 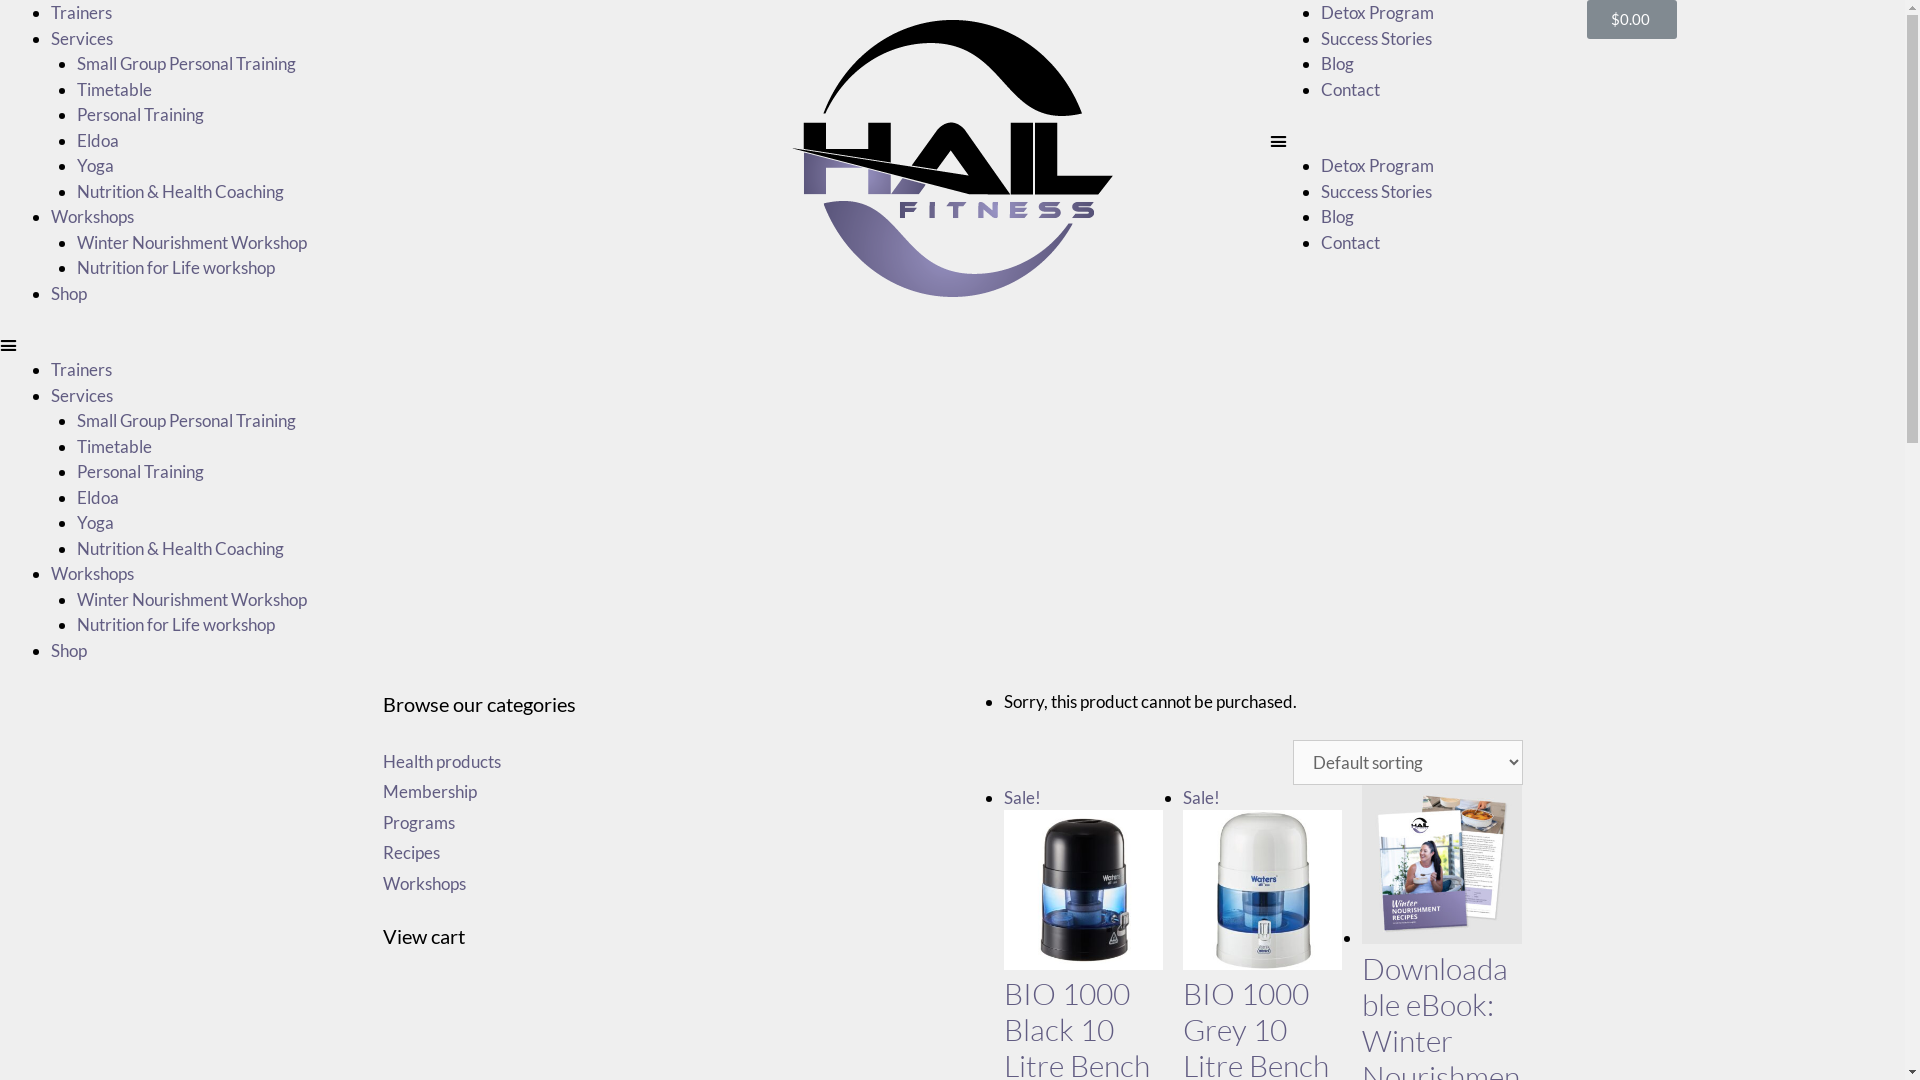 I want to click on 'Contact', so click(x=1320, y=87).